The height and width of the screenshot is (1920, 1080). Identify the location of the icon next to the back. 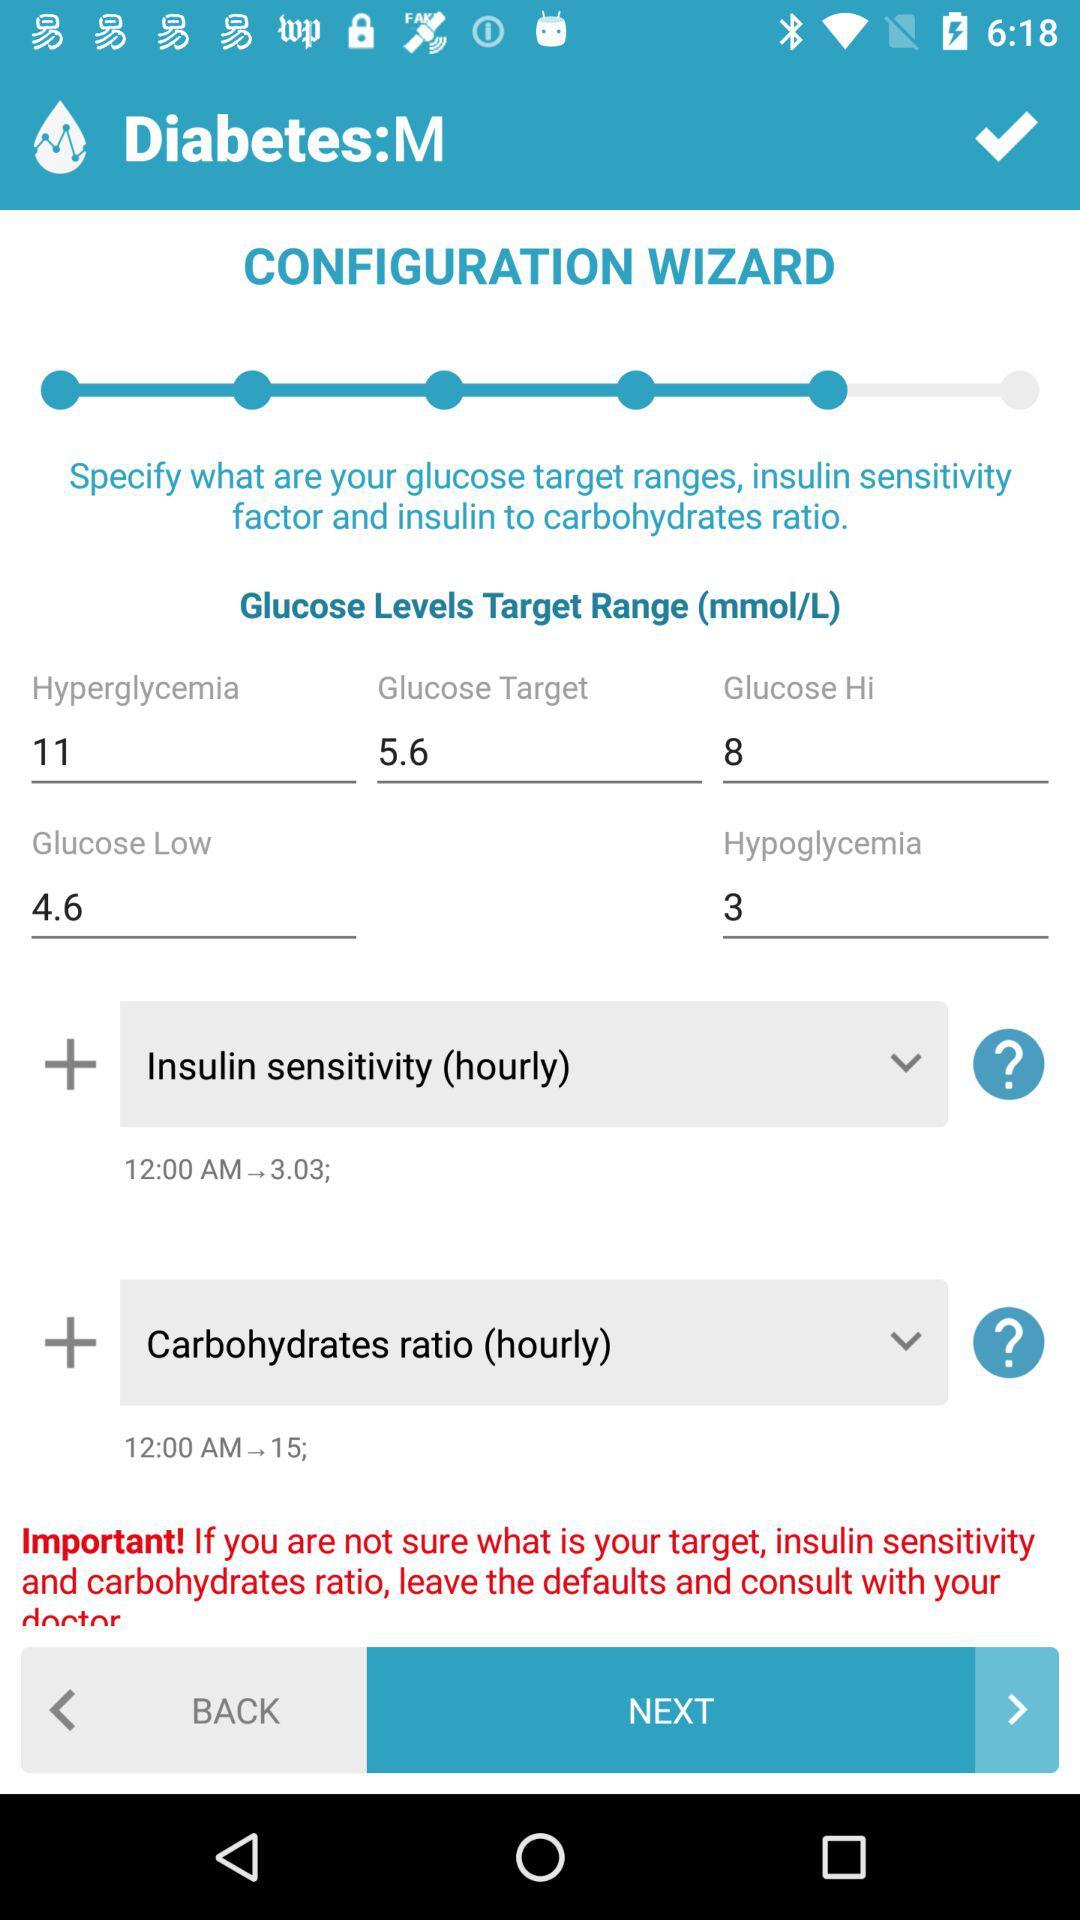
(711, 1708).